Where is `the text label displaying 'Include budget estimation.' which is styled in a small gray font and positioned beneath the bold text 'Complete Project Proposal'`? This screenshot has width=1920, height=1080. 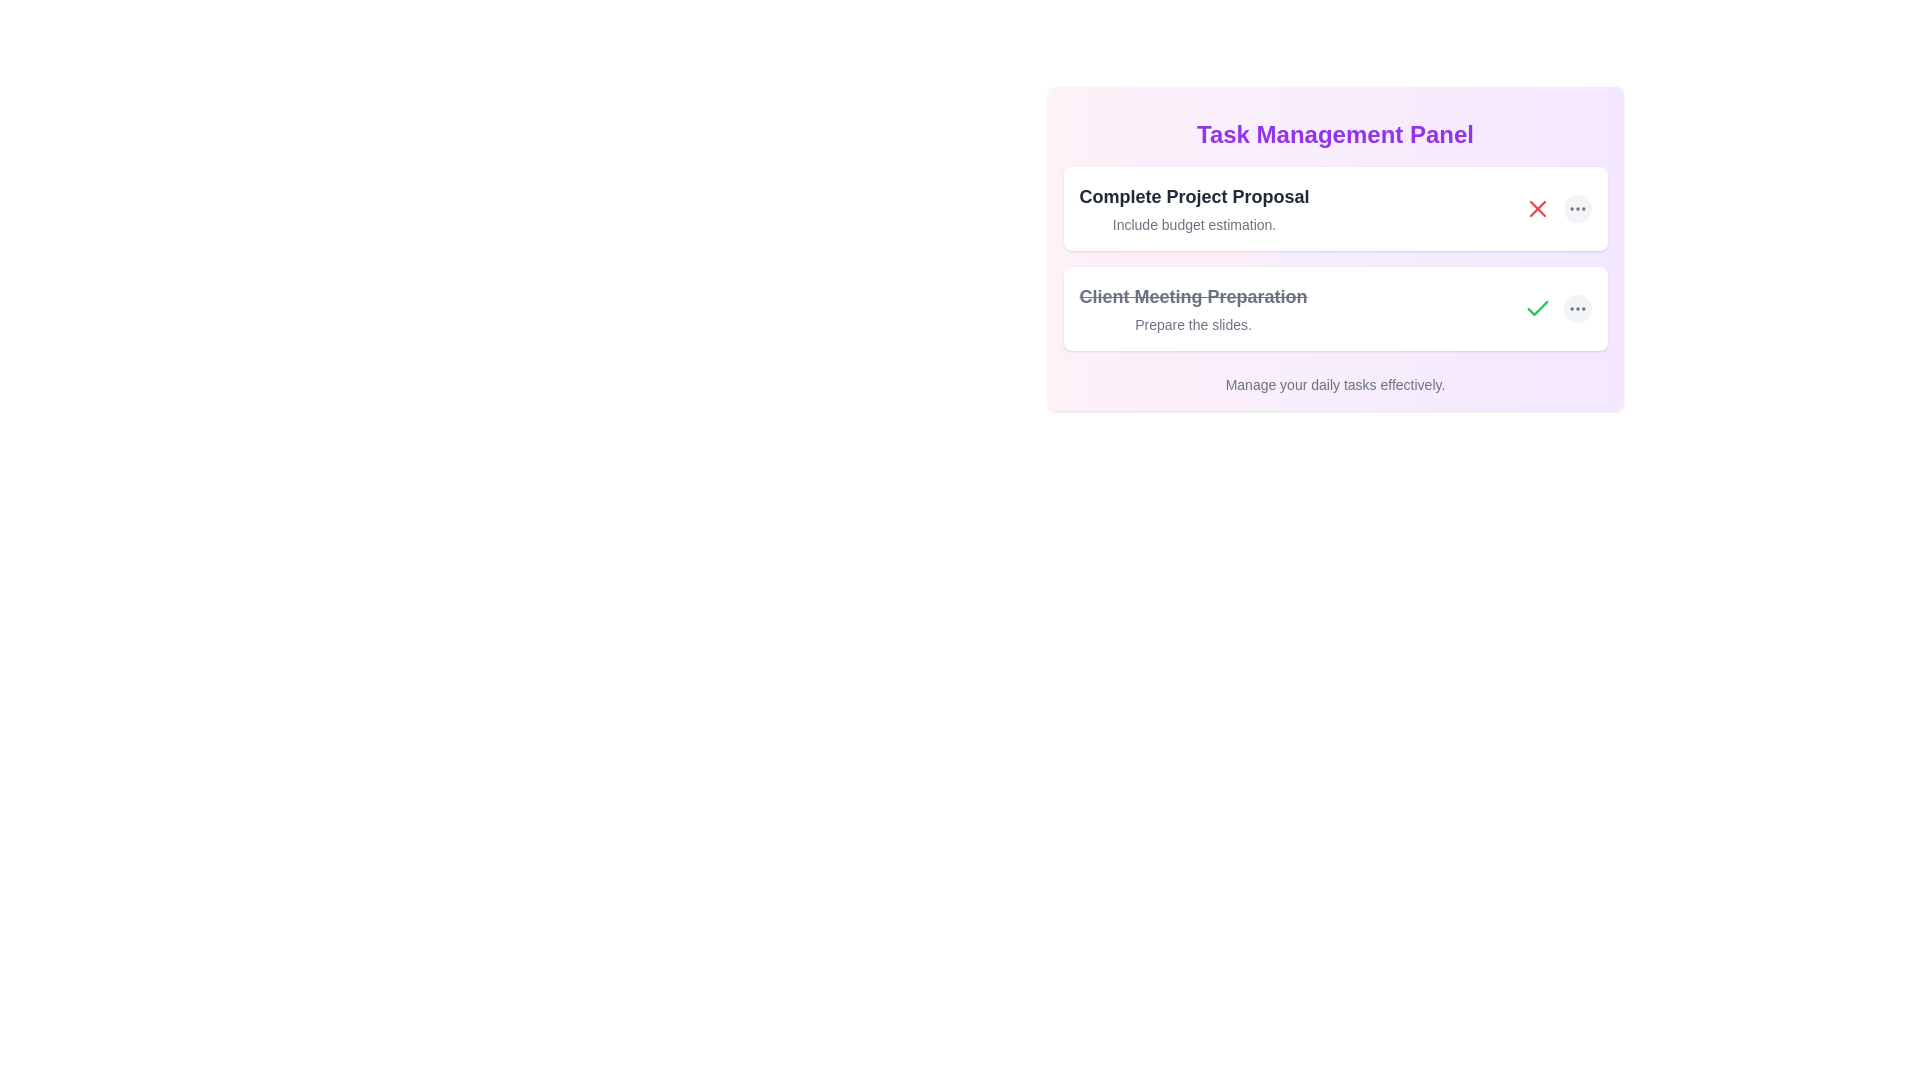
the text label displaying 'Include budget estimation.' which is styled in a small gray font and positioned beneath the bold text 'Complete Project Proposal' is located at coordinates (1194, 224).